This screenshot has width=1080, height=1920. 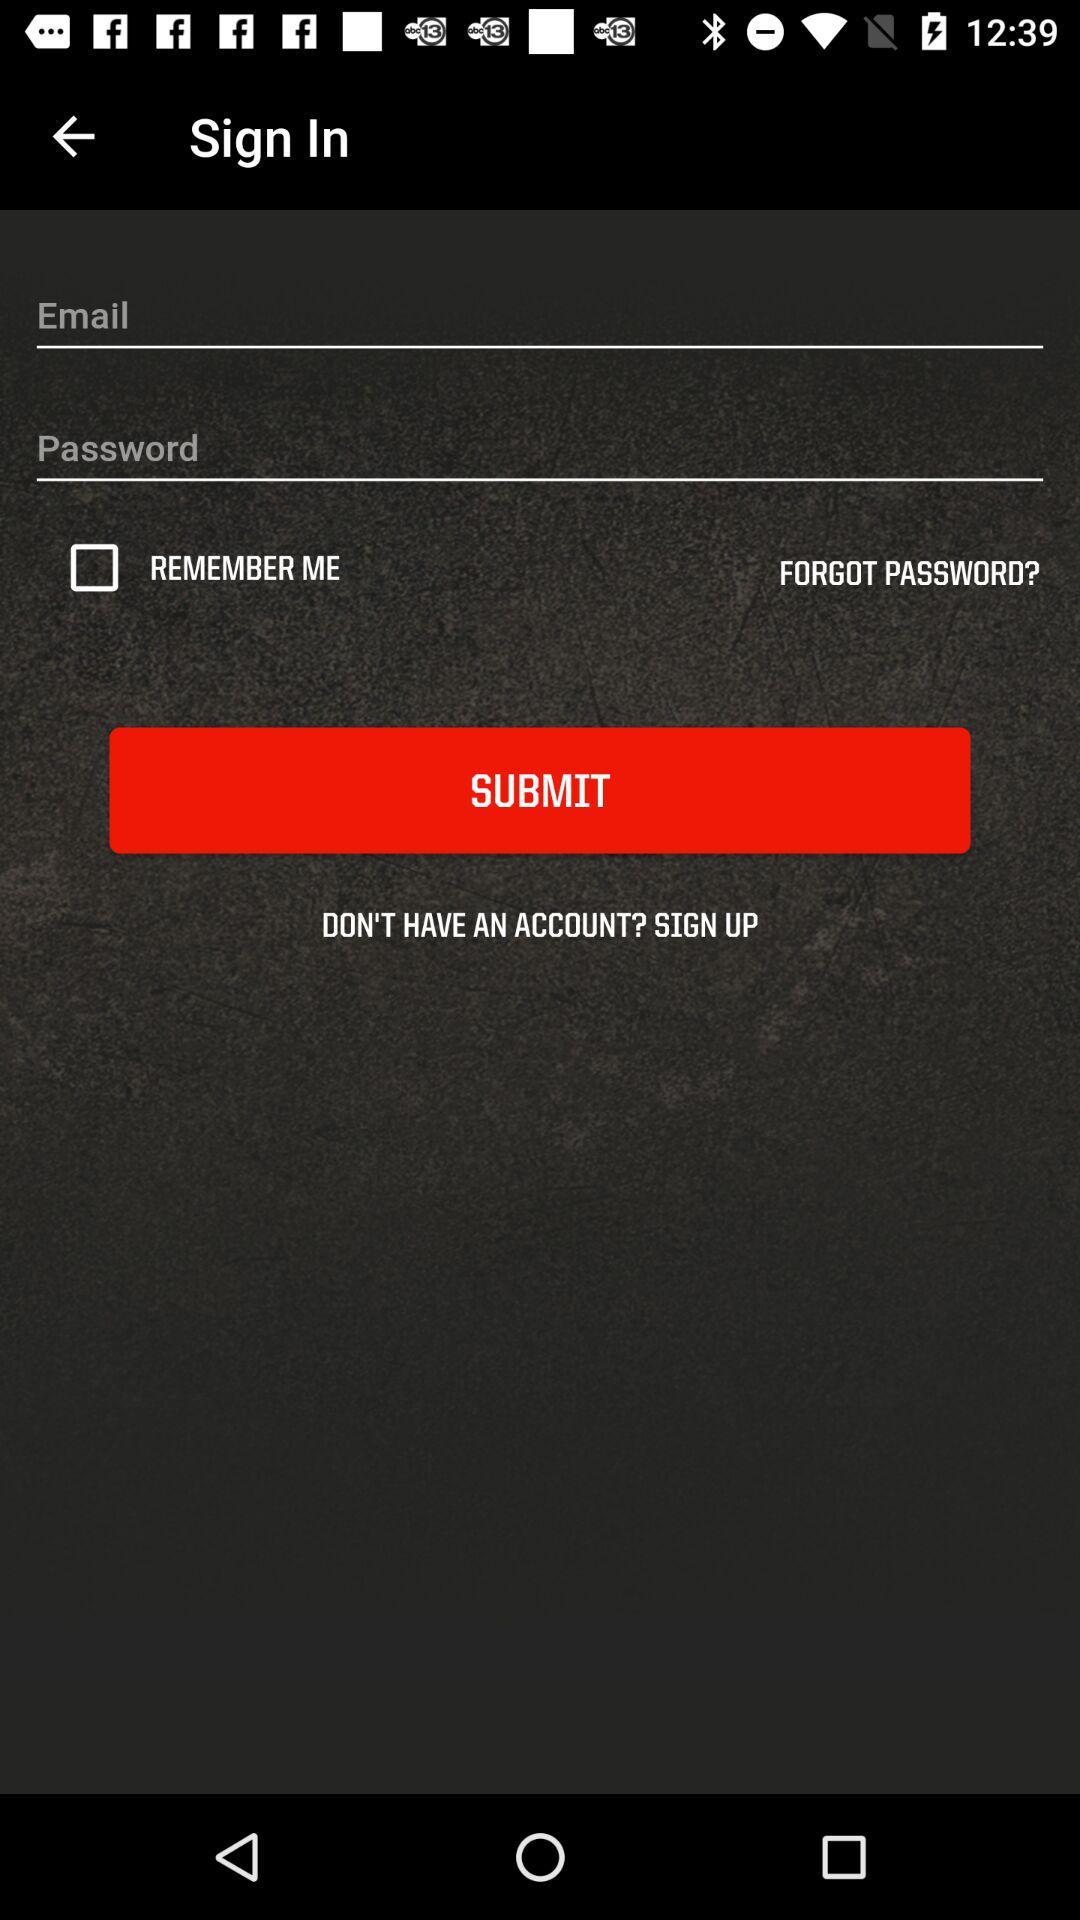 What do you see at coordinates (101, 566) in the screenshot?
I see `the icon next to the remember me icon` at bounding box center [101, 566].